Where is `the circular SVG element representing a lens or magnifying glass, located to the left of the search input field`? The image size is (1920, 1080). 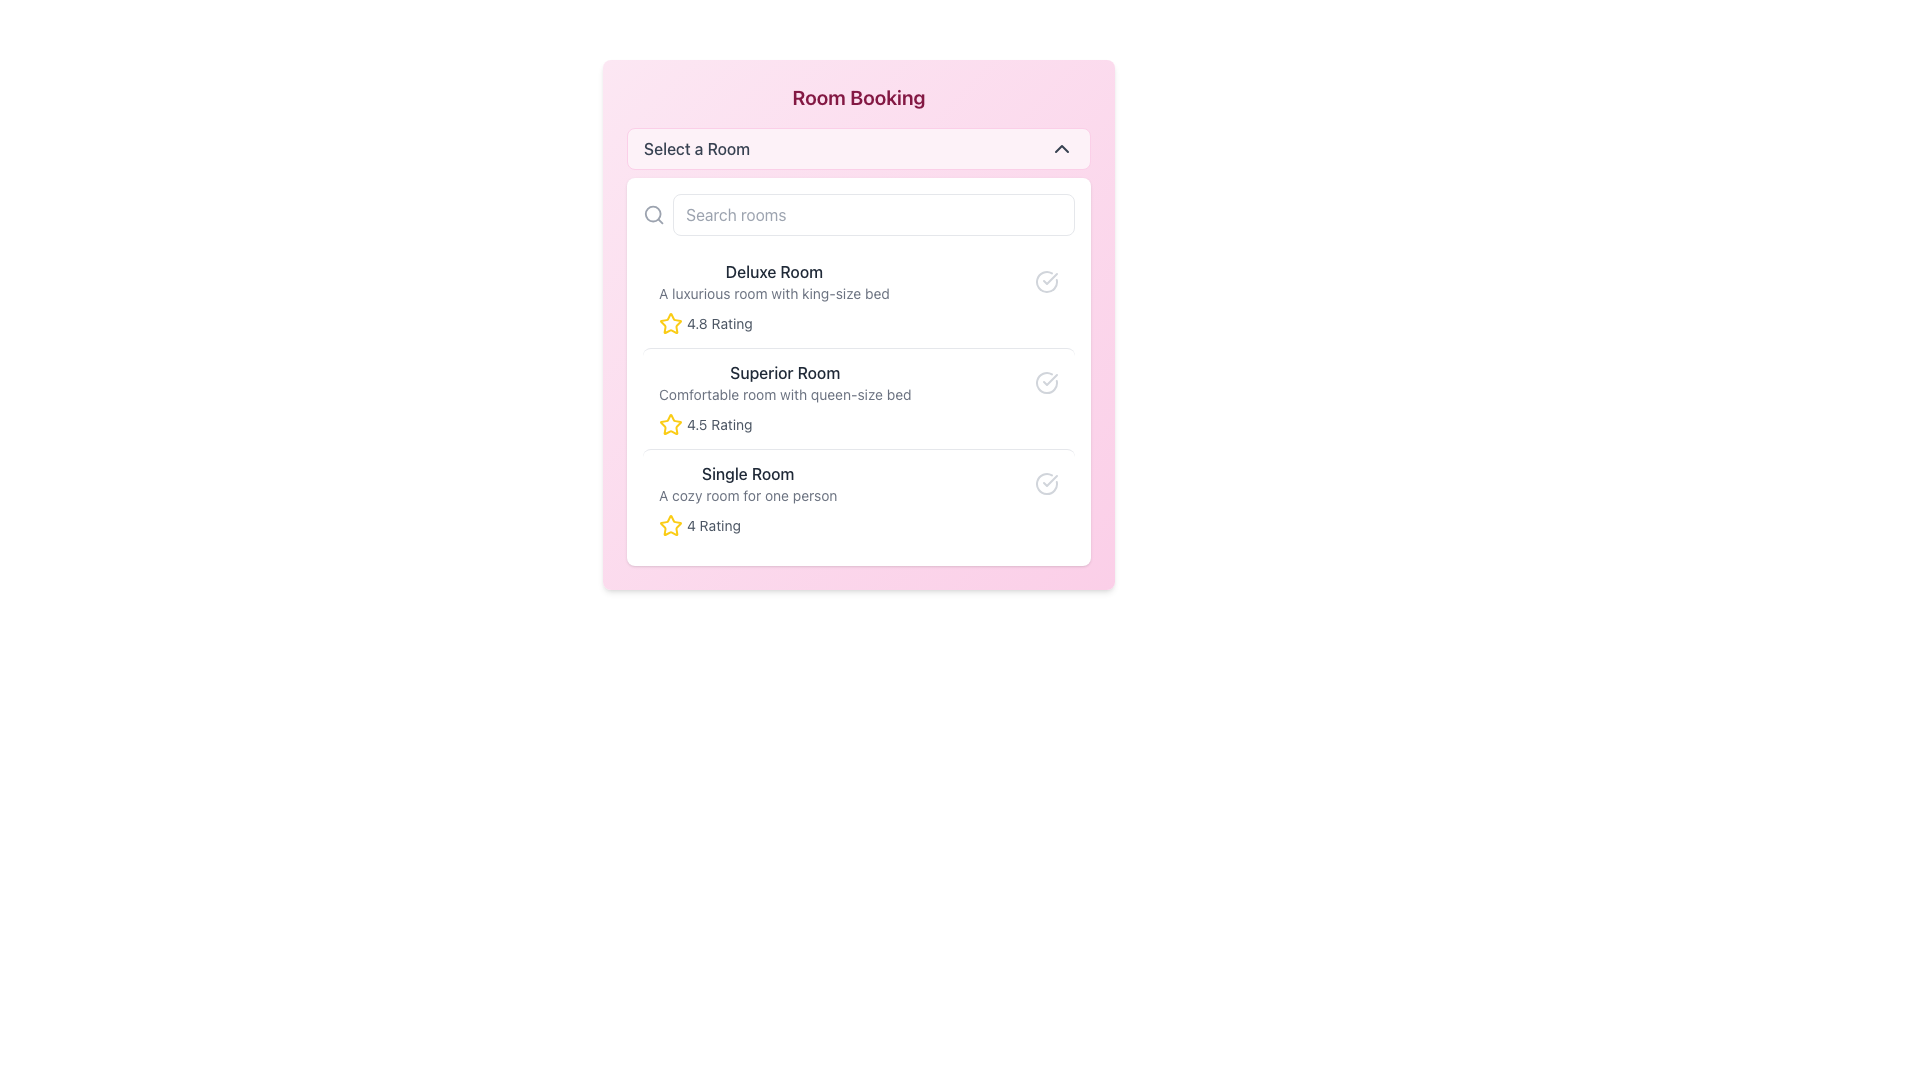 the circular SVG element representing a lens or magnifying glass, located to the left of the search input field is located at coordinates (653, 214).